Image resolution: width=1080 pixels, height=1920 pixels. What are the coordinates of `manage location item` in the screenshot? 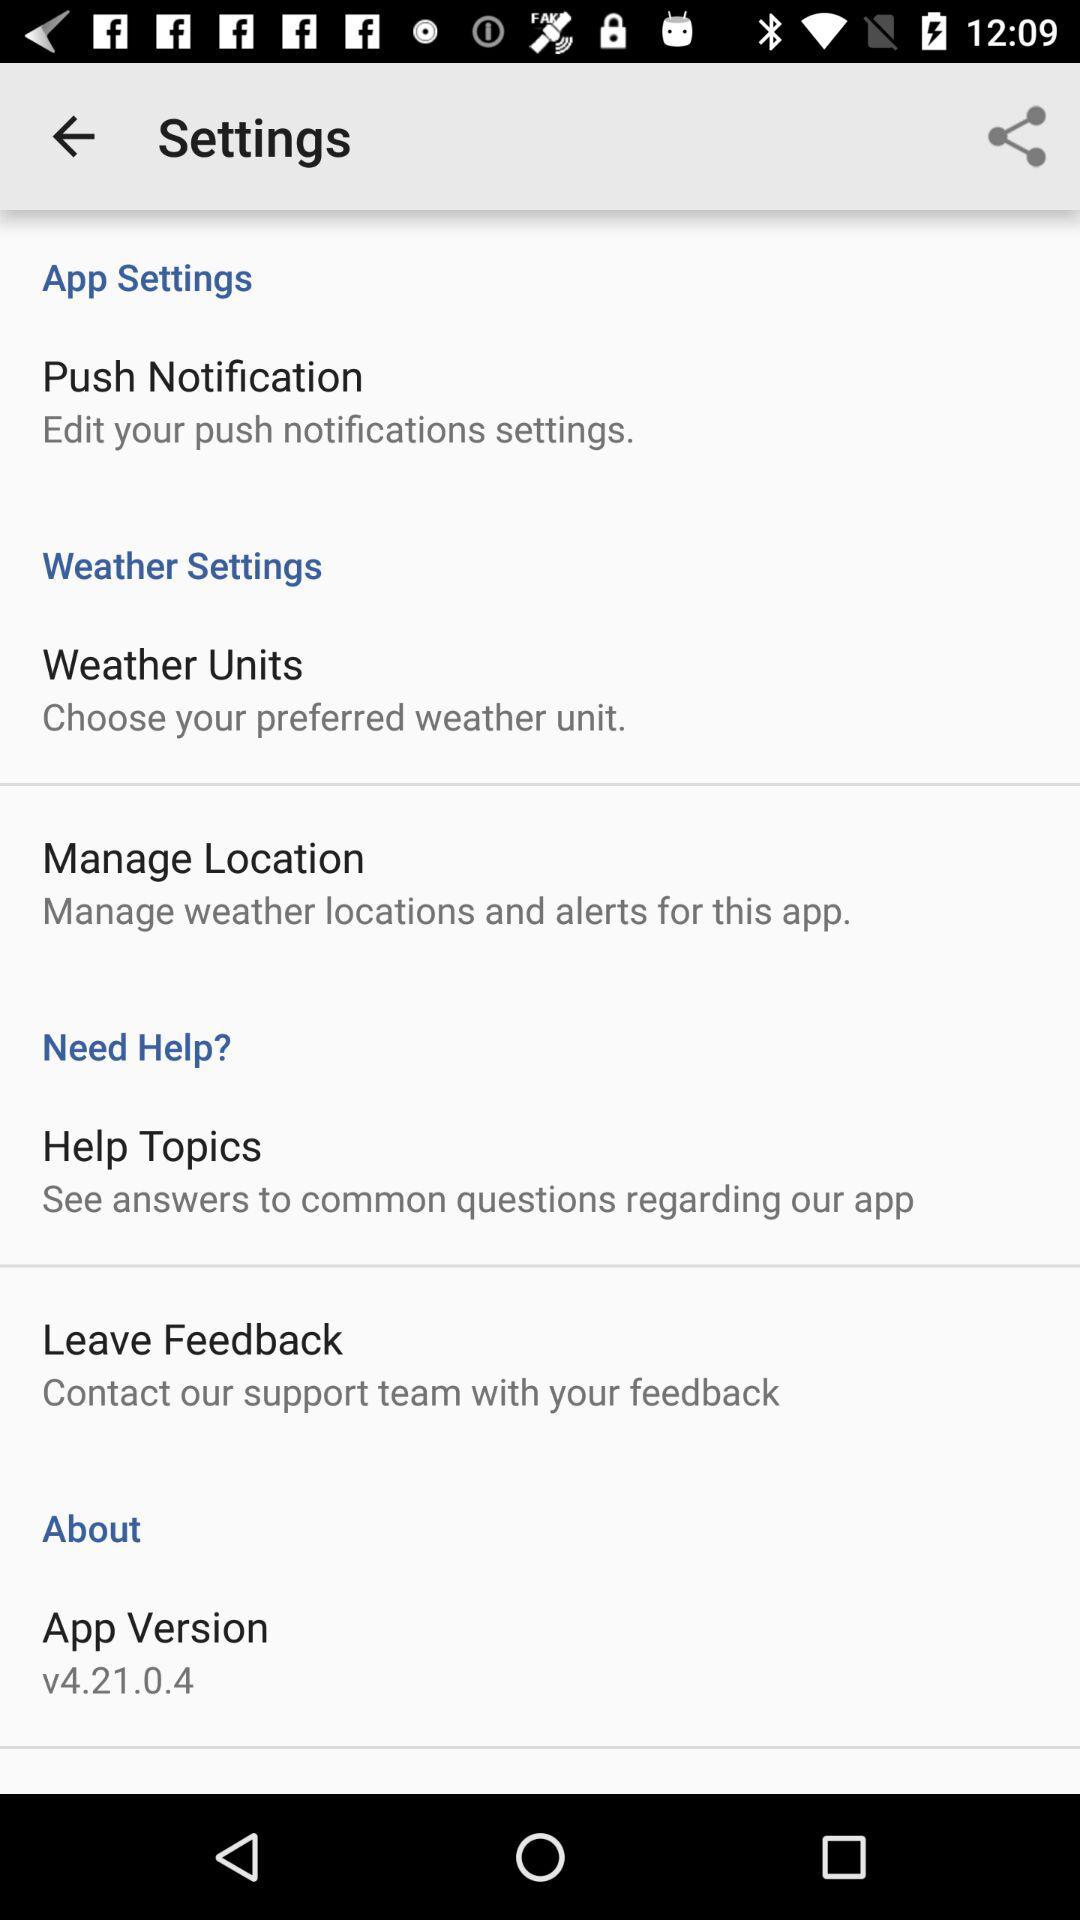 It's located at (203, 856).